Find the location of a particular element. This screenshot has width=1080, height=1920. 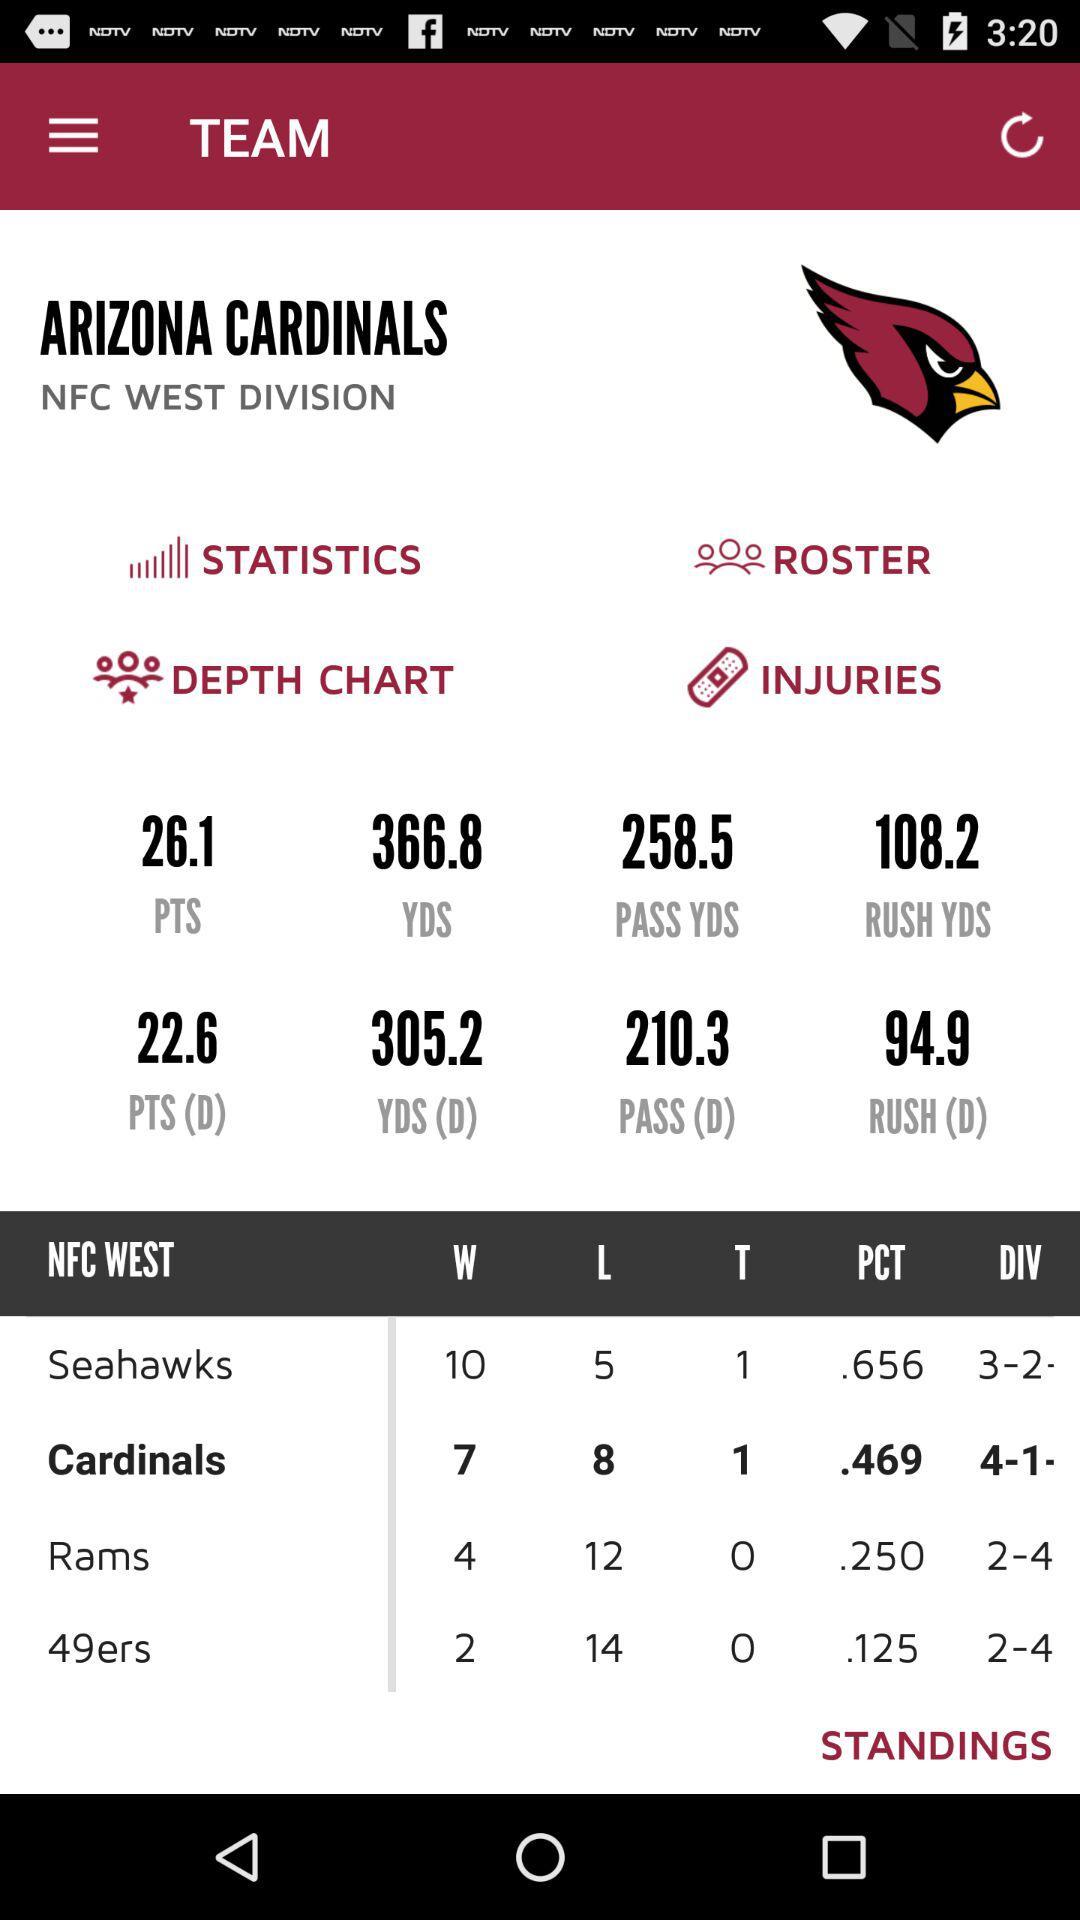

item above arizona cardinals is located at coordinates (72, 135).